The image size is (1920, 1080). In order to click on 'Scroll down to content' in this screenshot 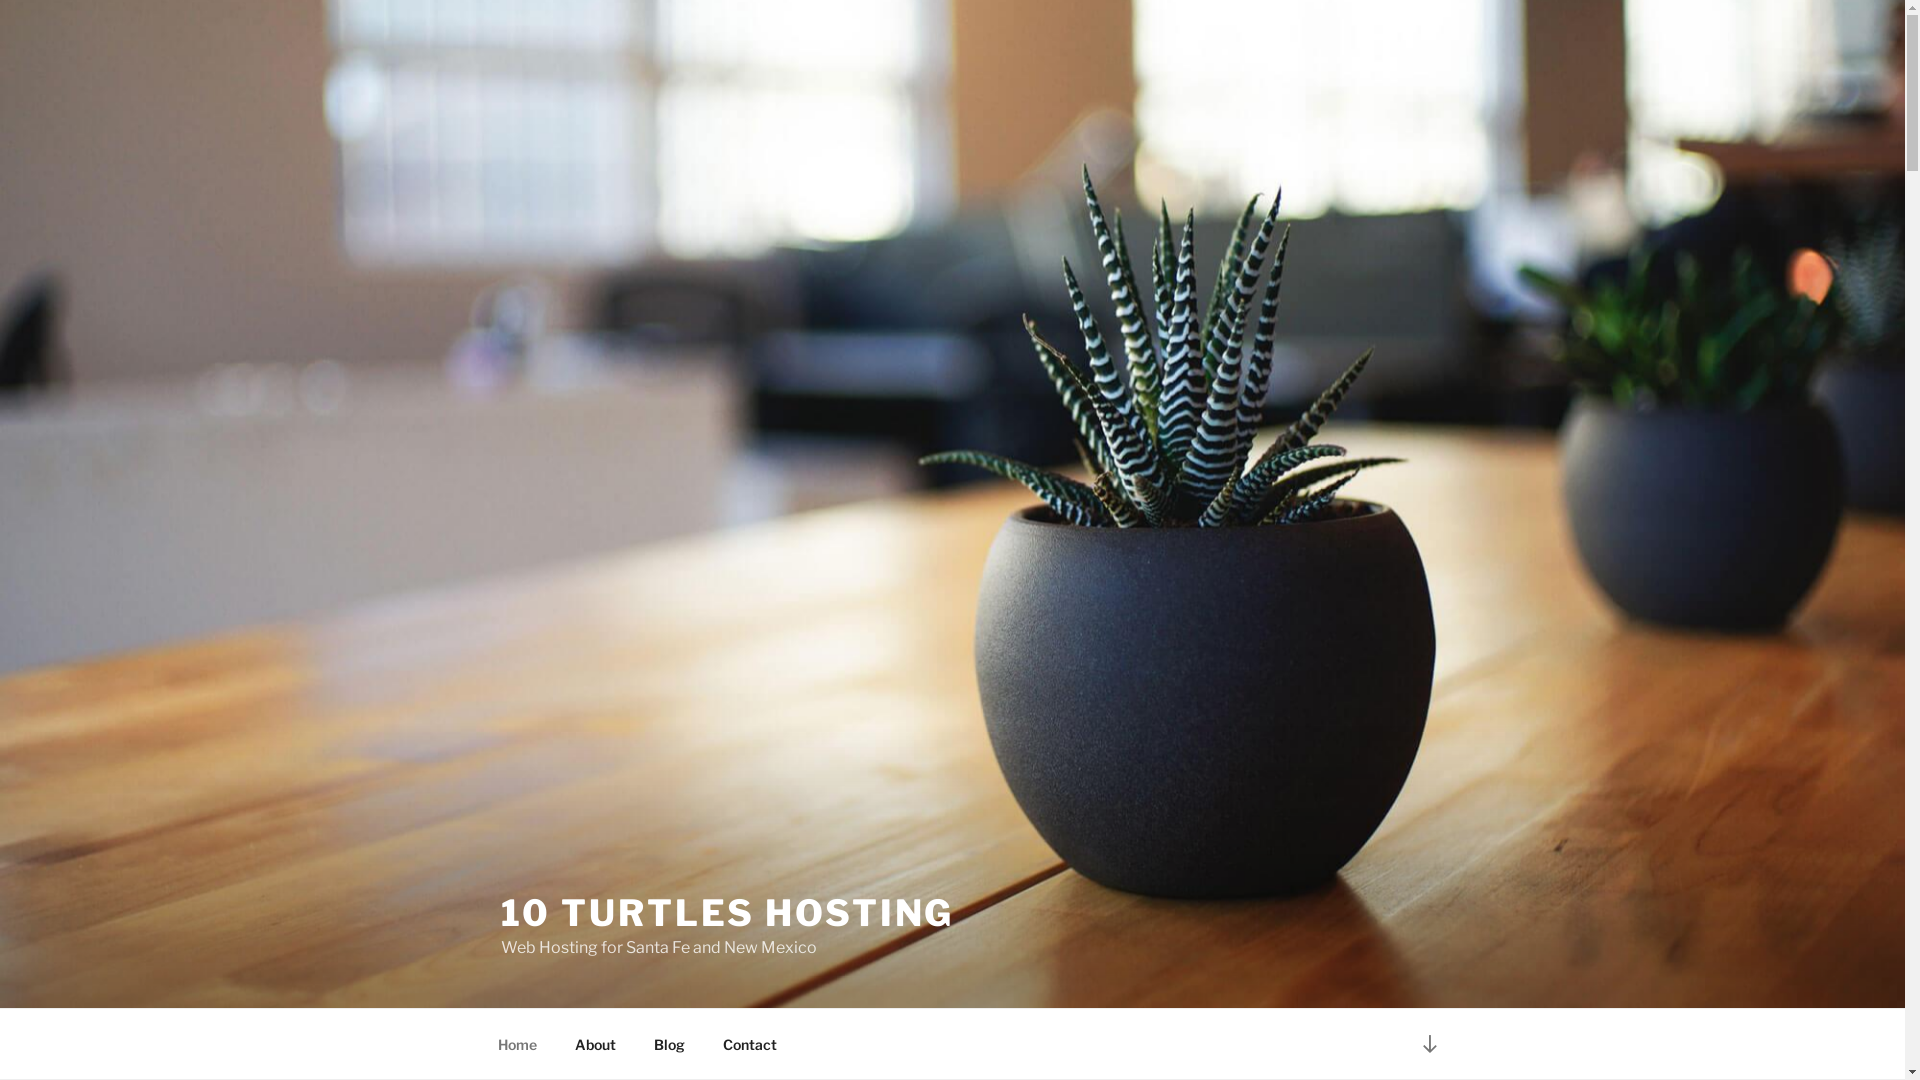, I will do `click(1428, 1042)`.